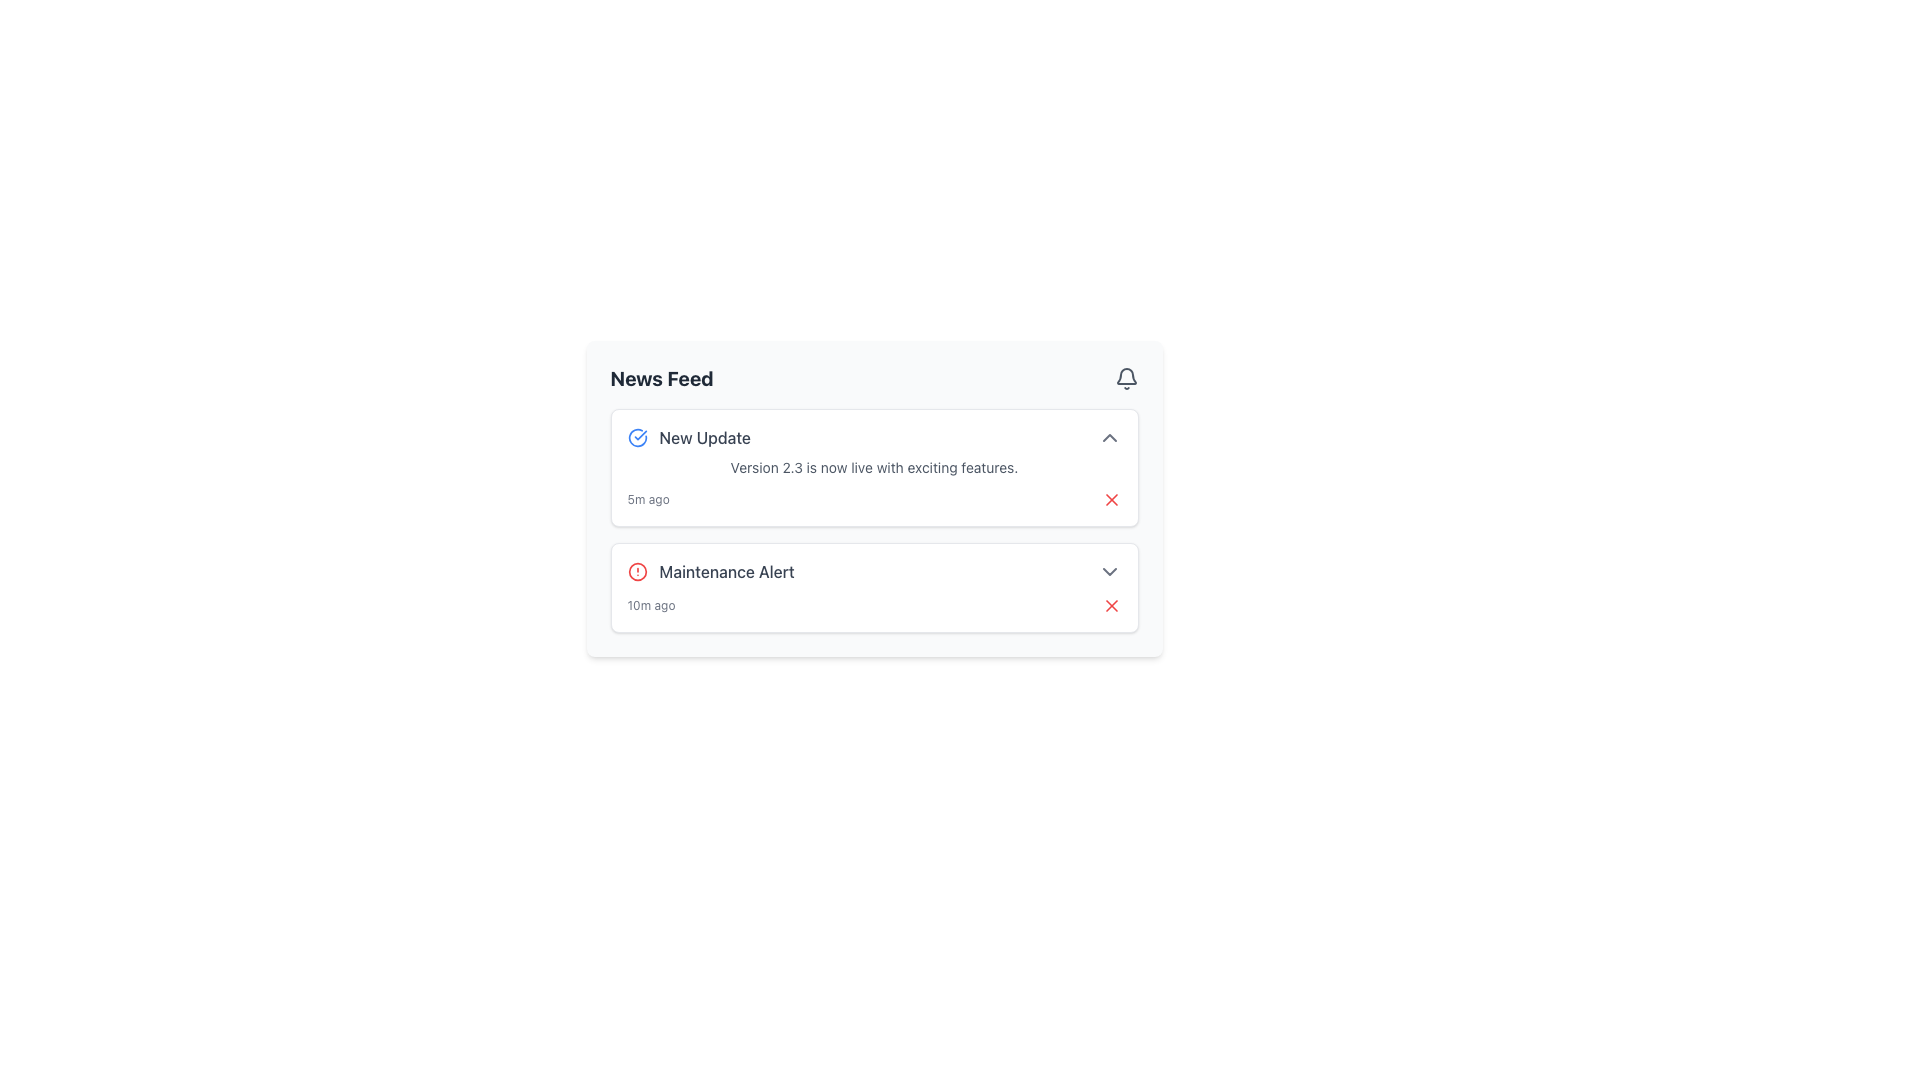 This screenshot has height=1080, width=1920. Describe the element at coordinates (1110, 499) in the screenshot. I see `the close button located in the top-right corner of the 'New Update' card in the 'News Feed' section` at that location.